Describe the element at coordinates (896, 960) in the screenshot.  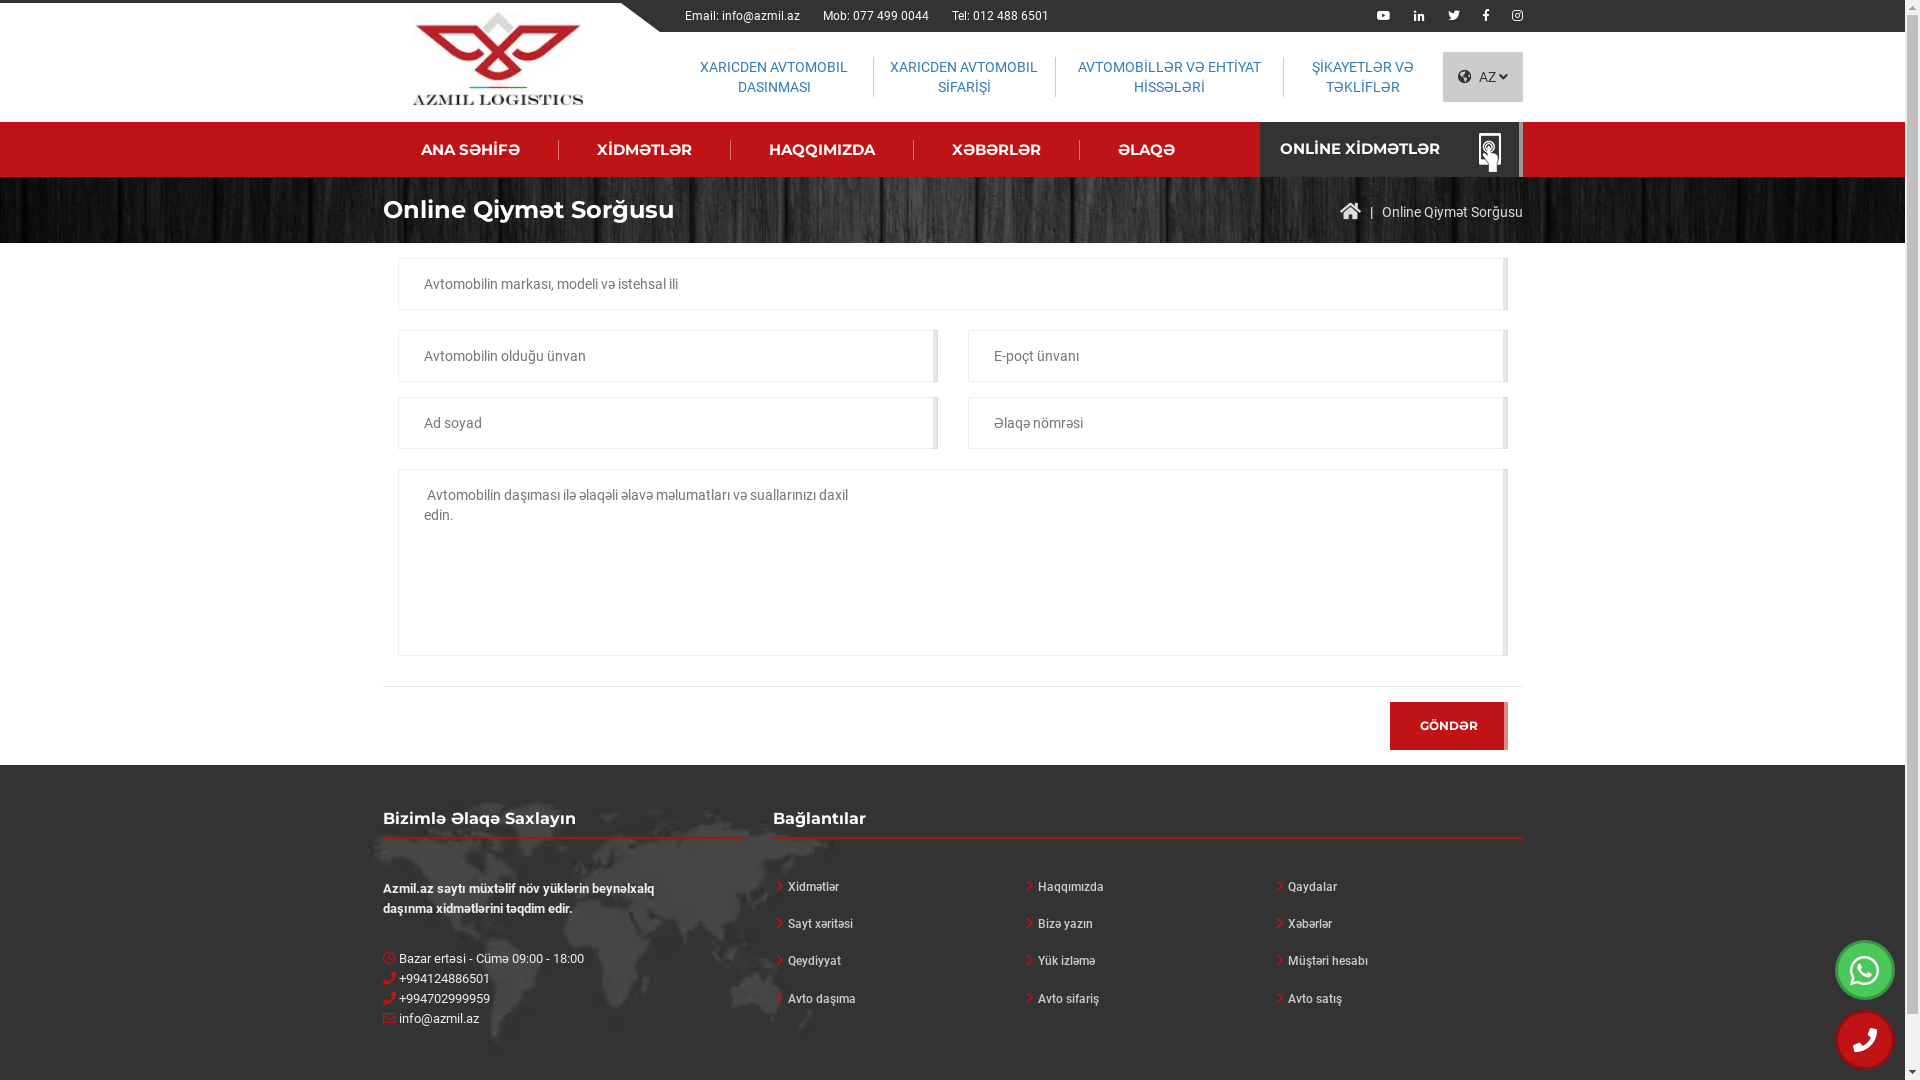
I see `'Qeydiyyat'` at that location.